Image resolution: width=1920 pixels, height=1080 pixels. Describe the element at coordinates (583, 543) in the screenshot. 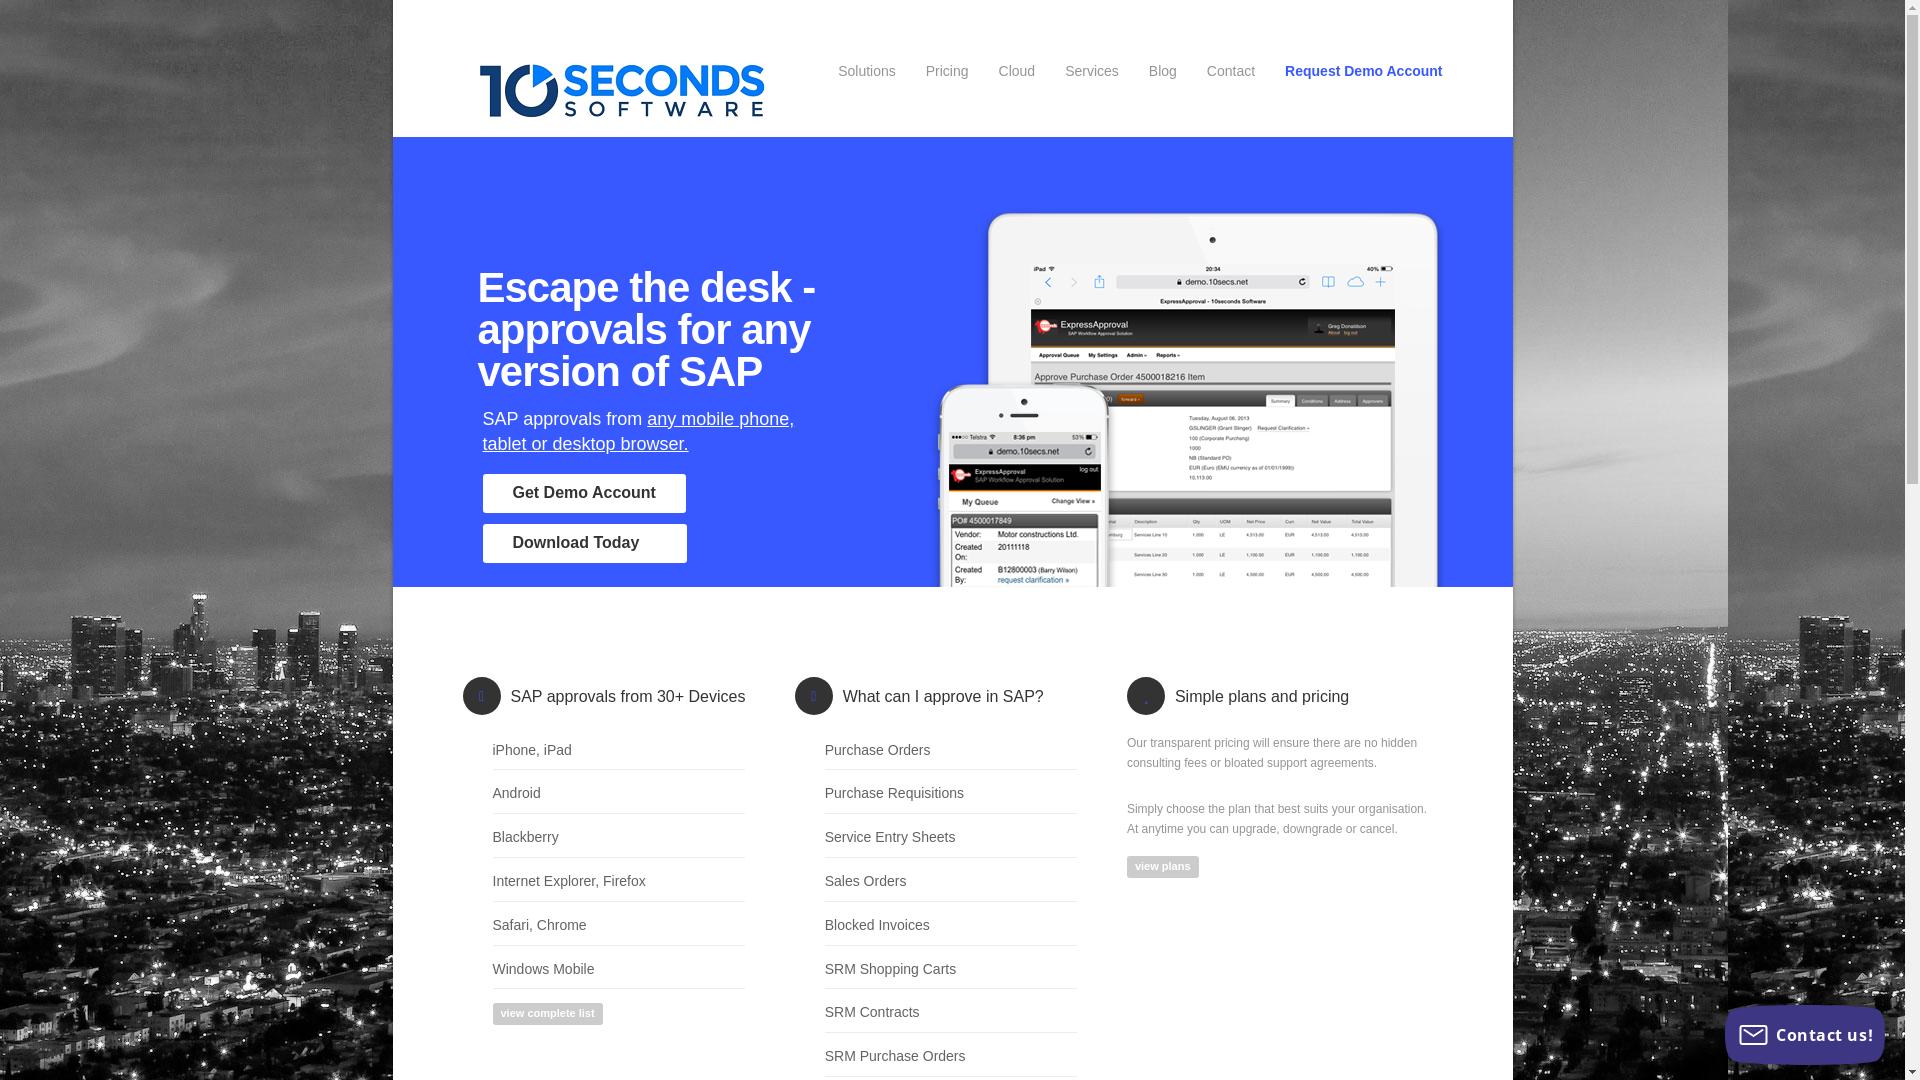

I see `'Download Today    '` at that location.